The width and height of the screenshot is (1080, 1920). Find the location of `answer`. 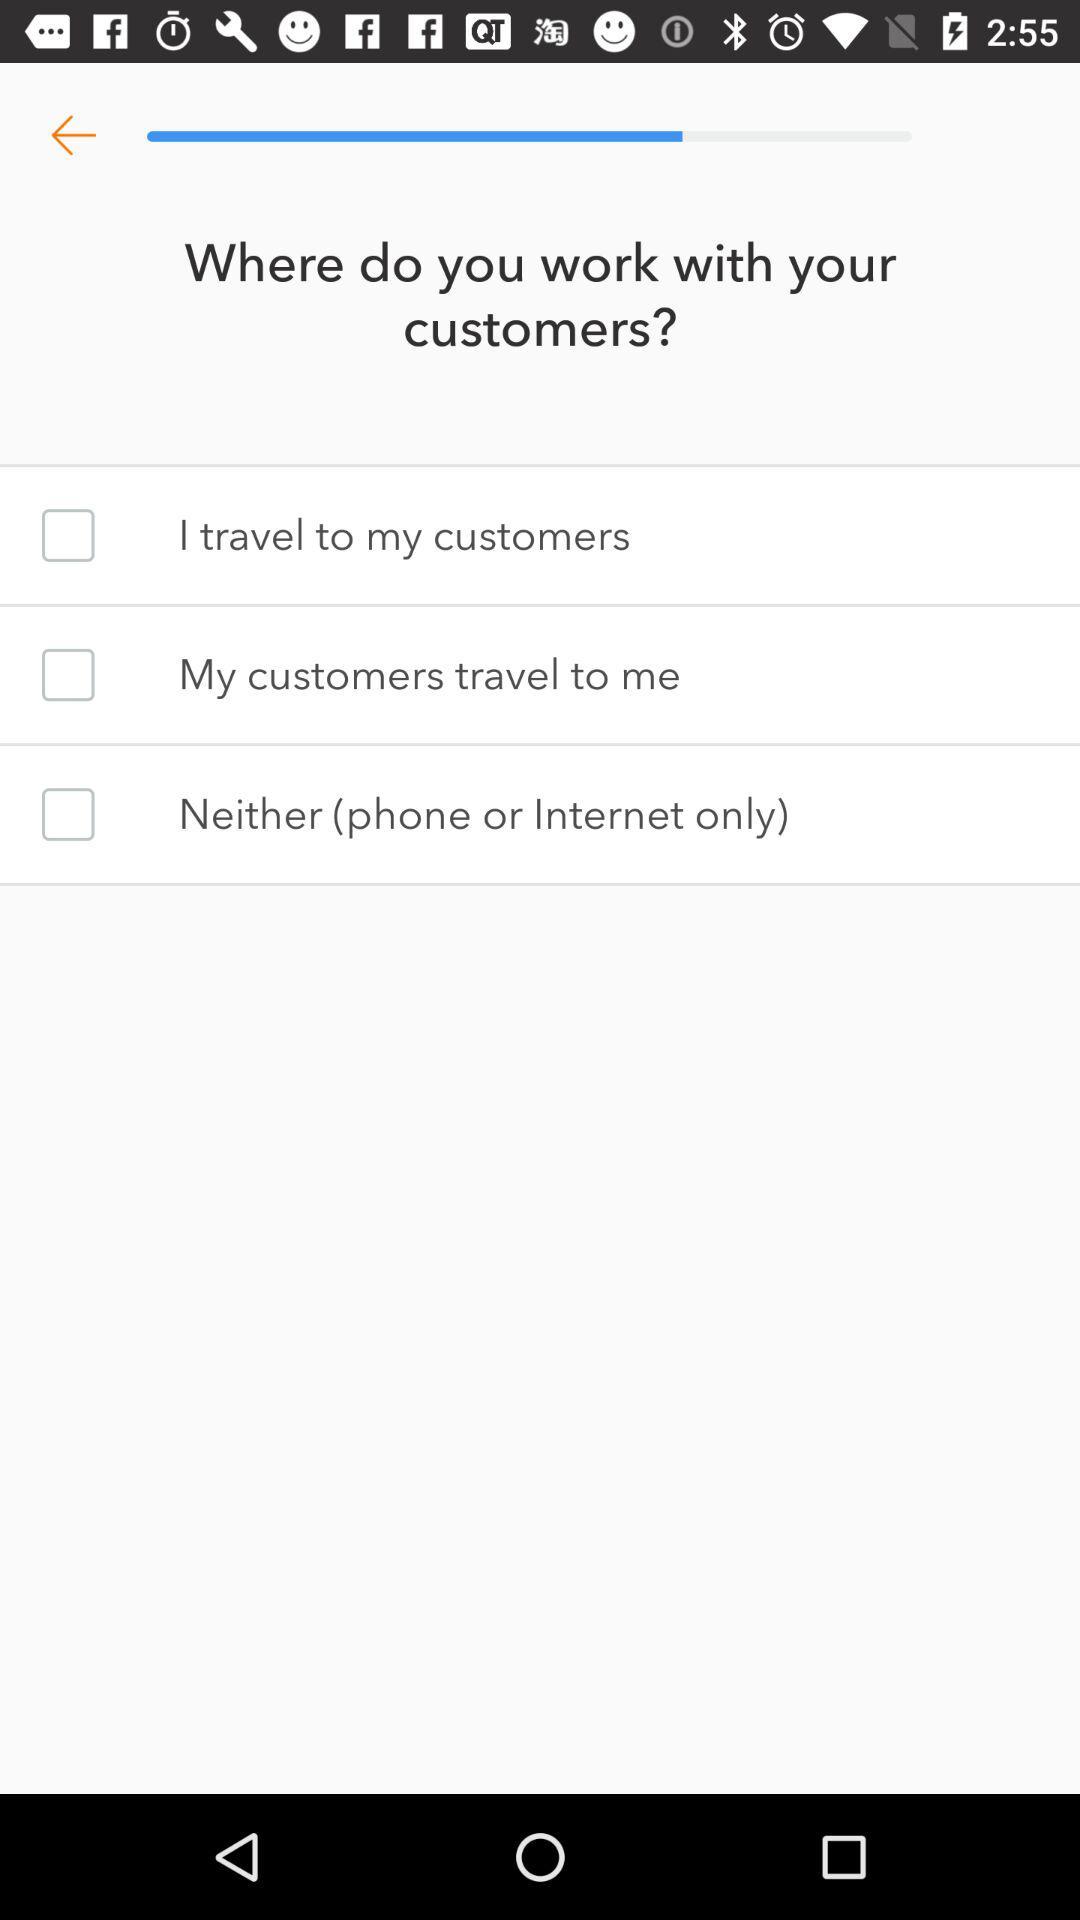

answer is located at coordinates (67, 535).